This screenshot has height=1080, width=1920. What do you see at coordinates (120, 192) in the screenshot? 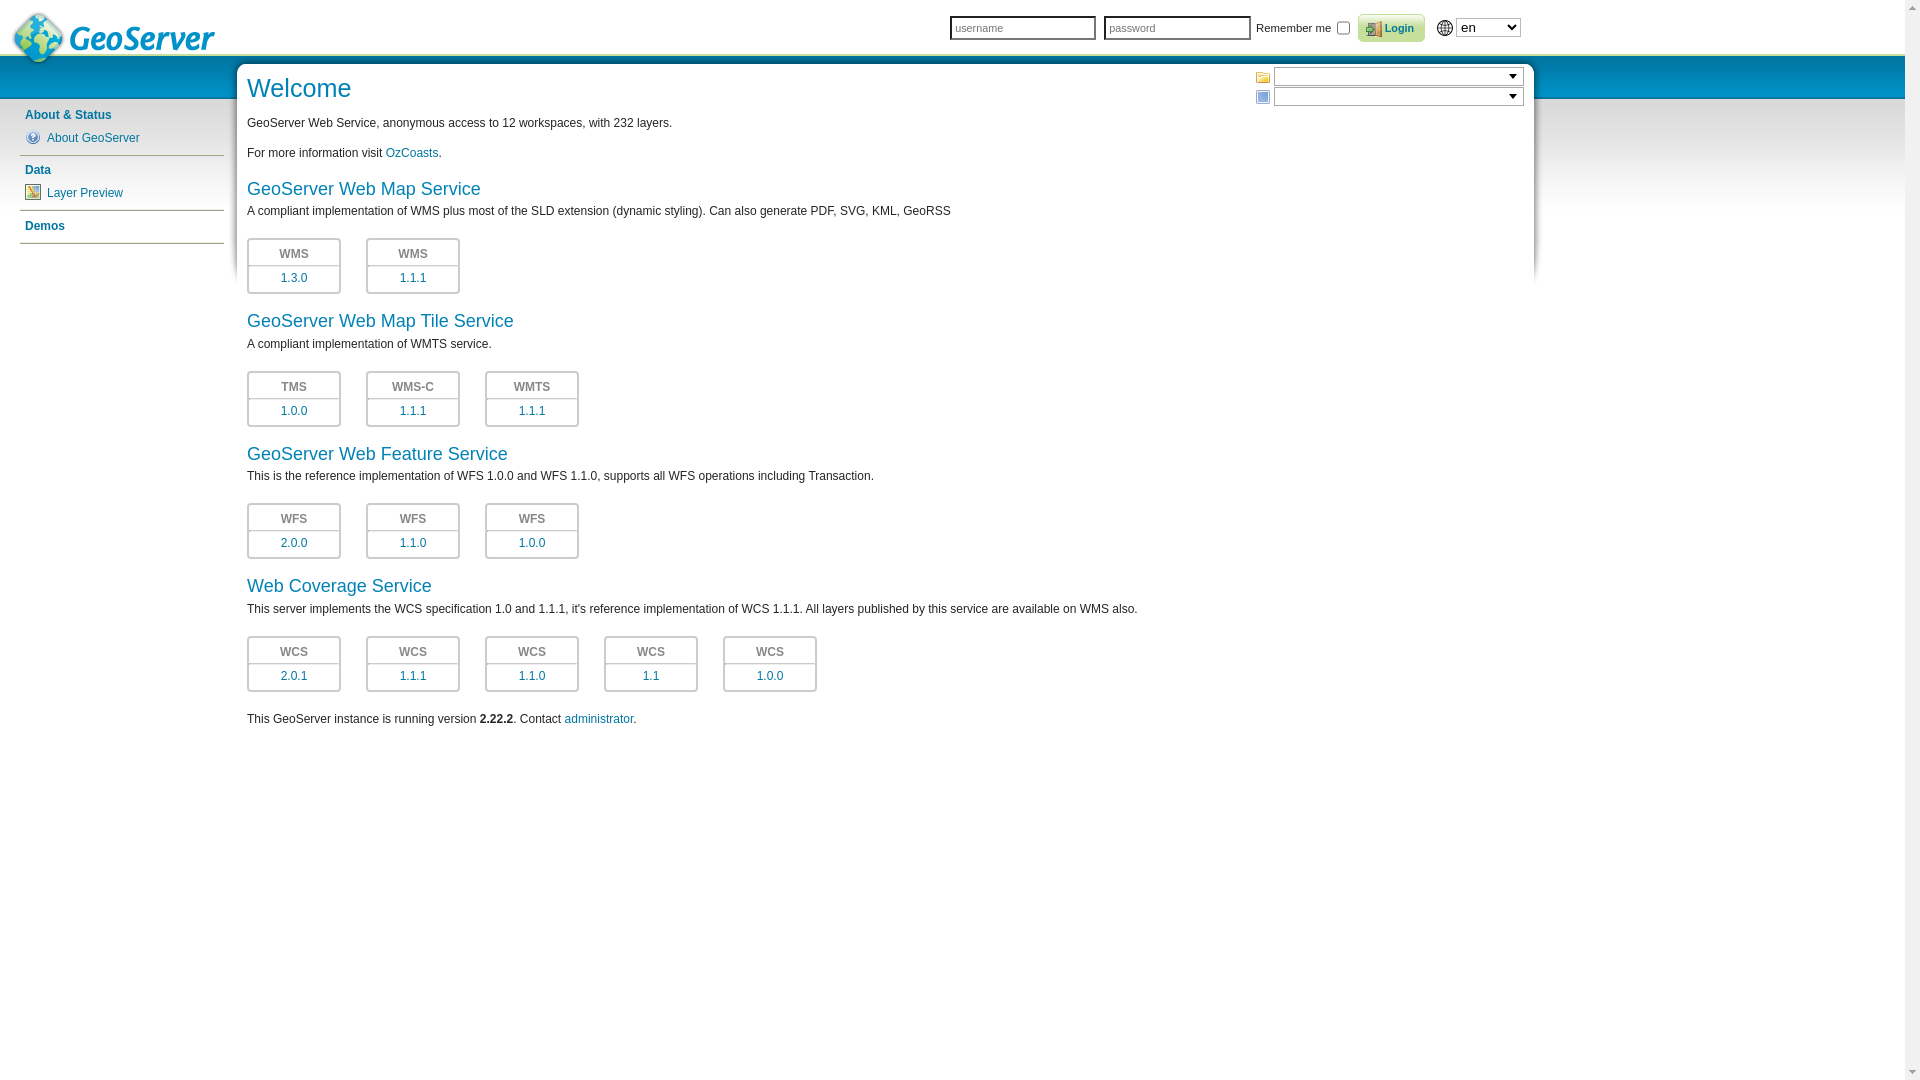
I see `'Layer Preview'` at bounding box center [120, 192].